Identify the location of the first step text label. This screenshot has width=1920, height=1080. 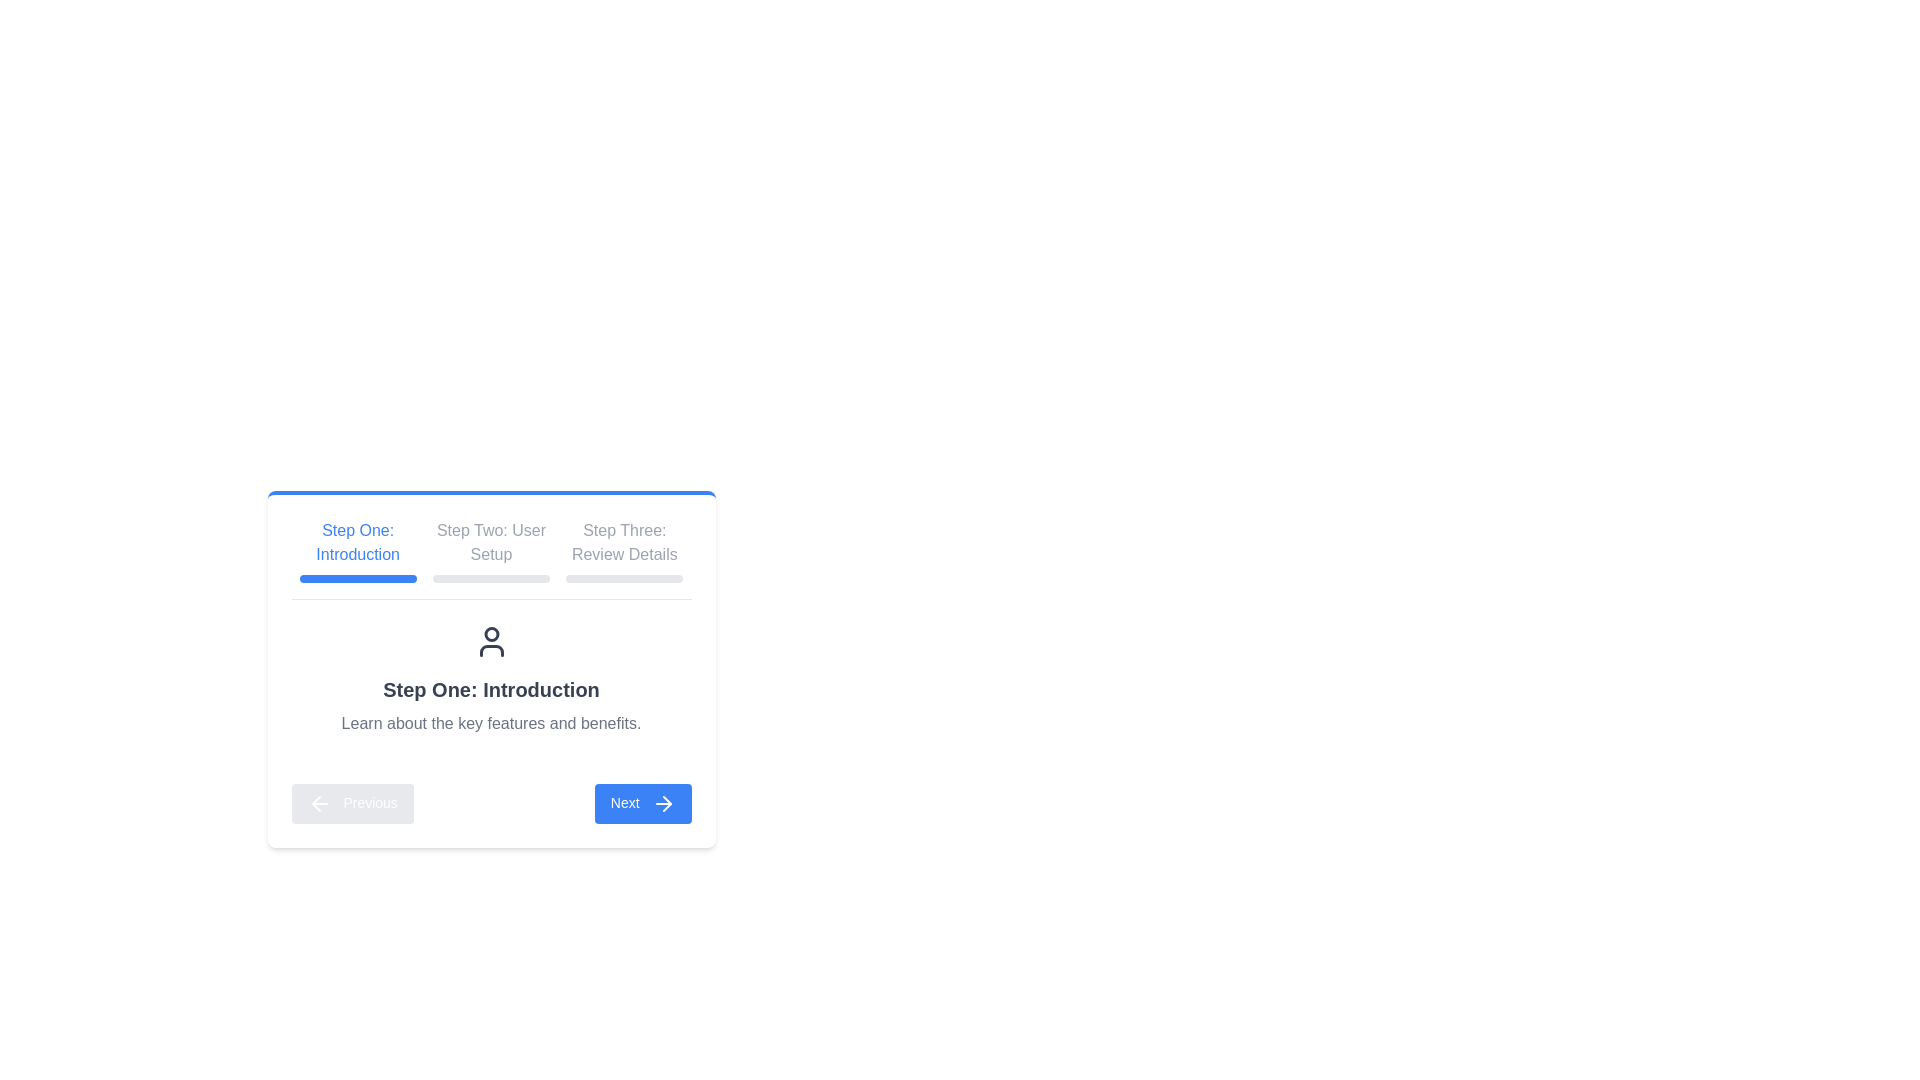
(358, 551).